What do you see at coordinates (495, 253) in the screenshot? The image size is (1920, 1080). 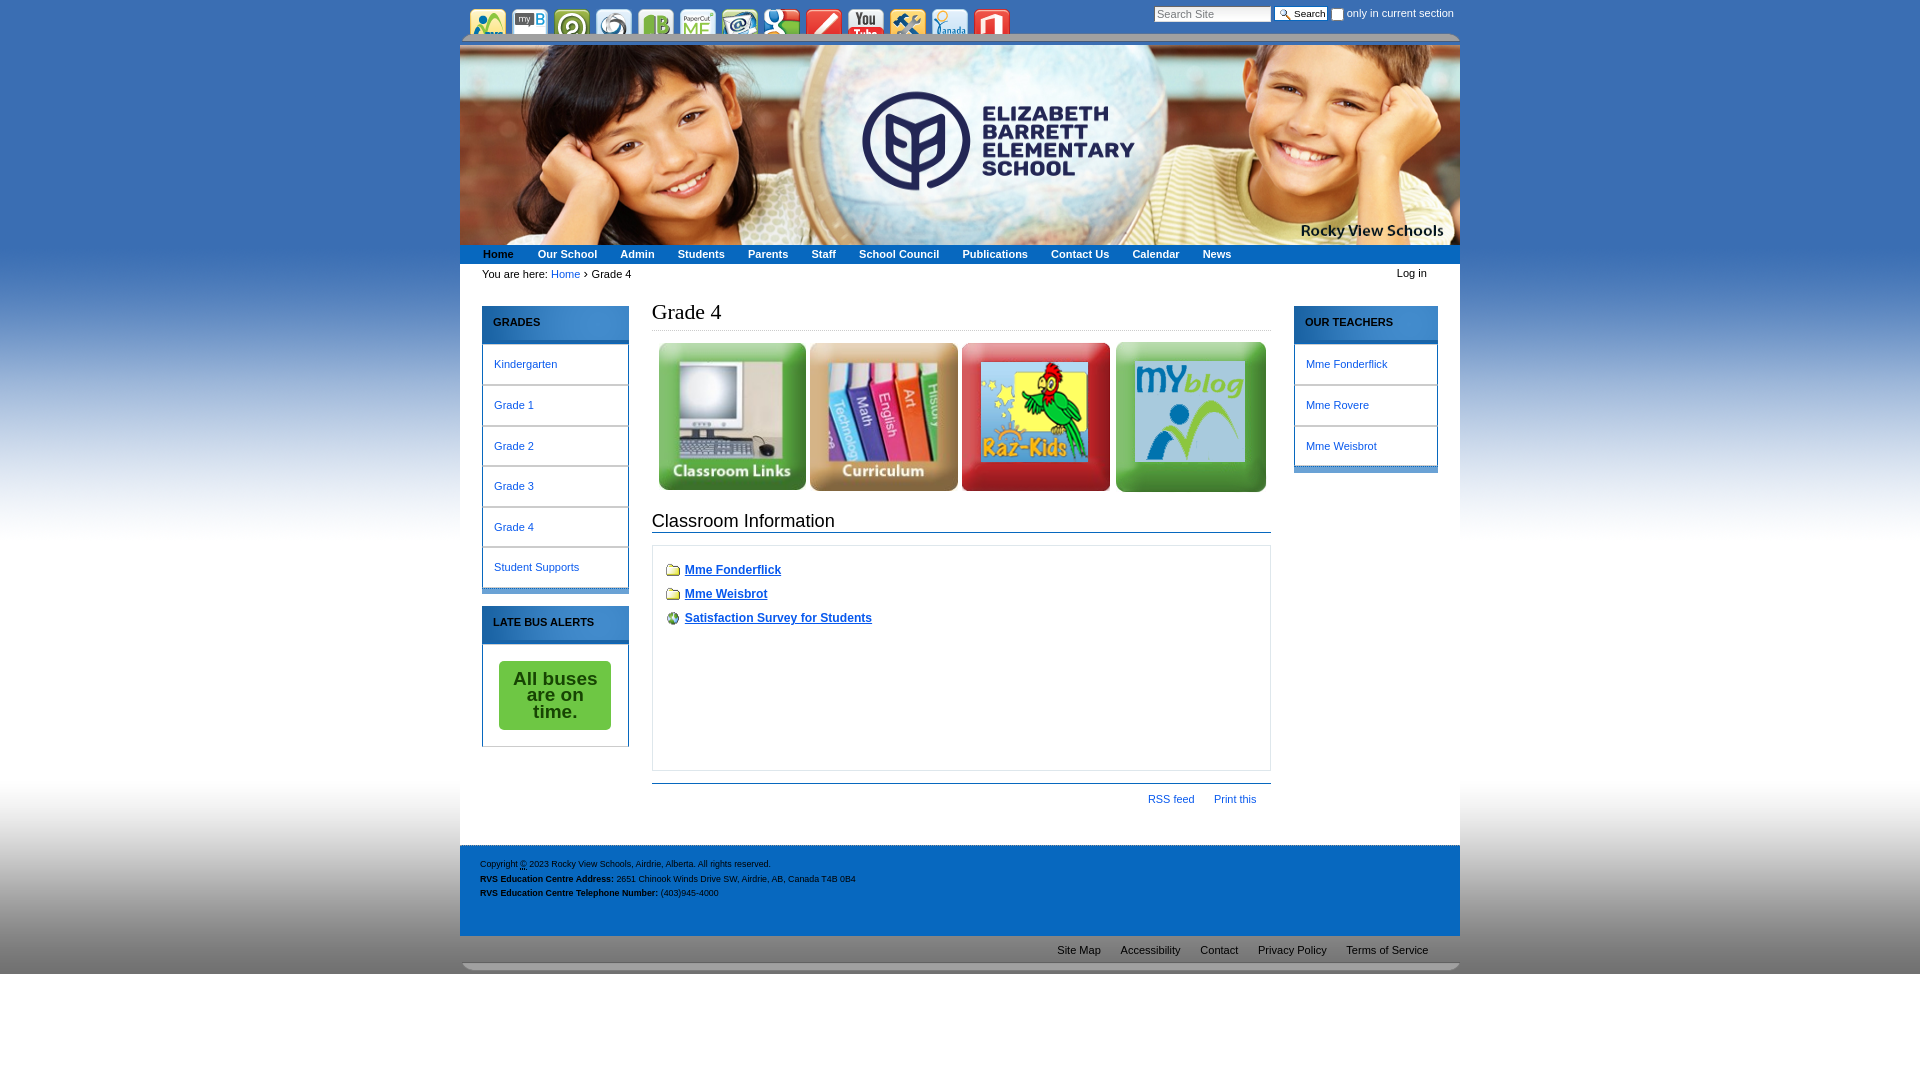 I see `'Home'` at bounding box center [495, 253].